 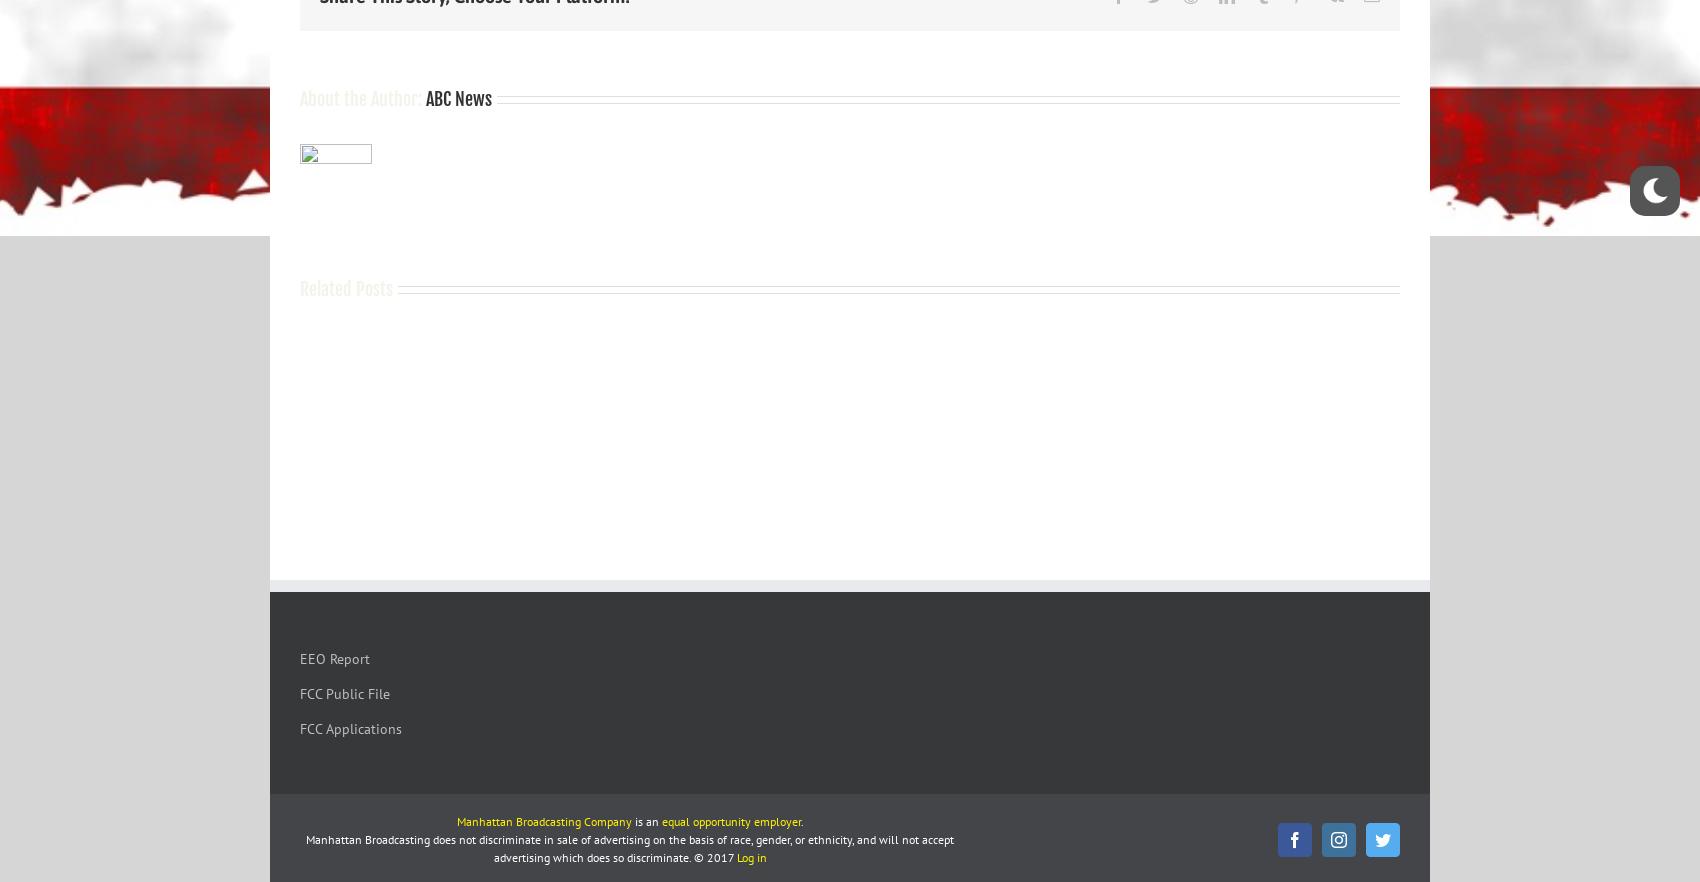 What do you see at coordinates (629, 847) in the screenshot?
I see `'Manhattan Broadcasting does not discriminate in sale of advertising on the 
basis of race, gender, or ethnicity, and will not accept advertising 
which does so discriminate. © 2017'` at bounding box center [629, 847].